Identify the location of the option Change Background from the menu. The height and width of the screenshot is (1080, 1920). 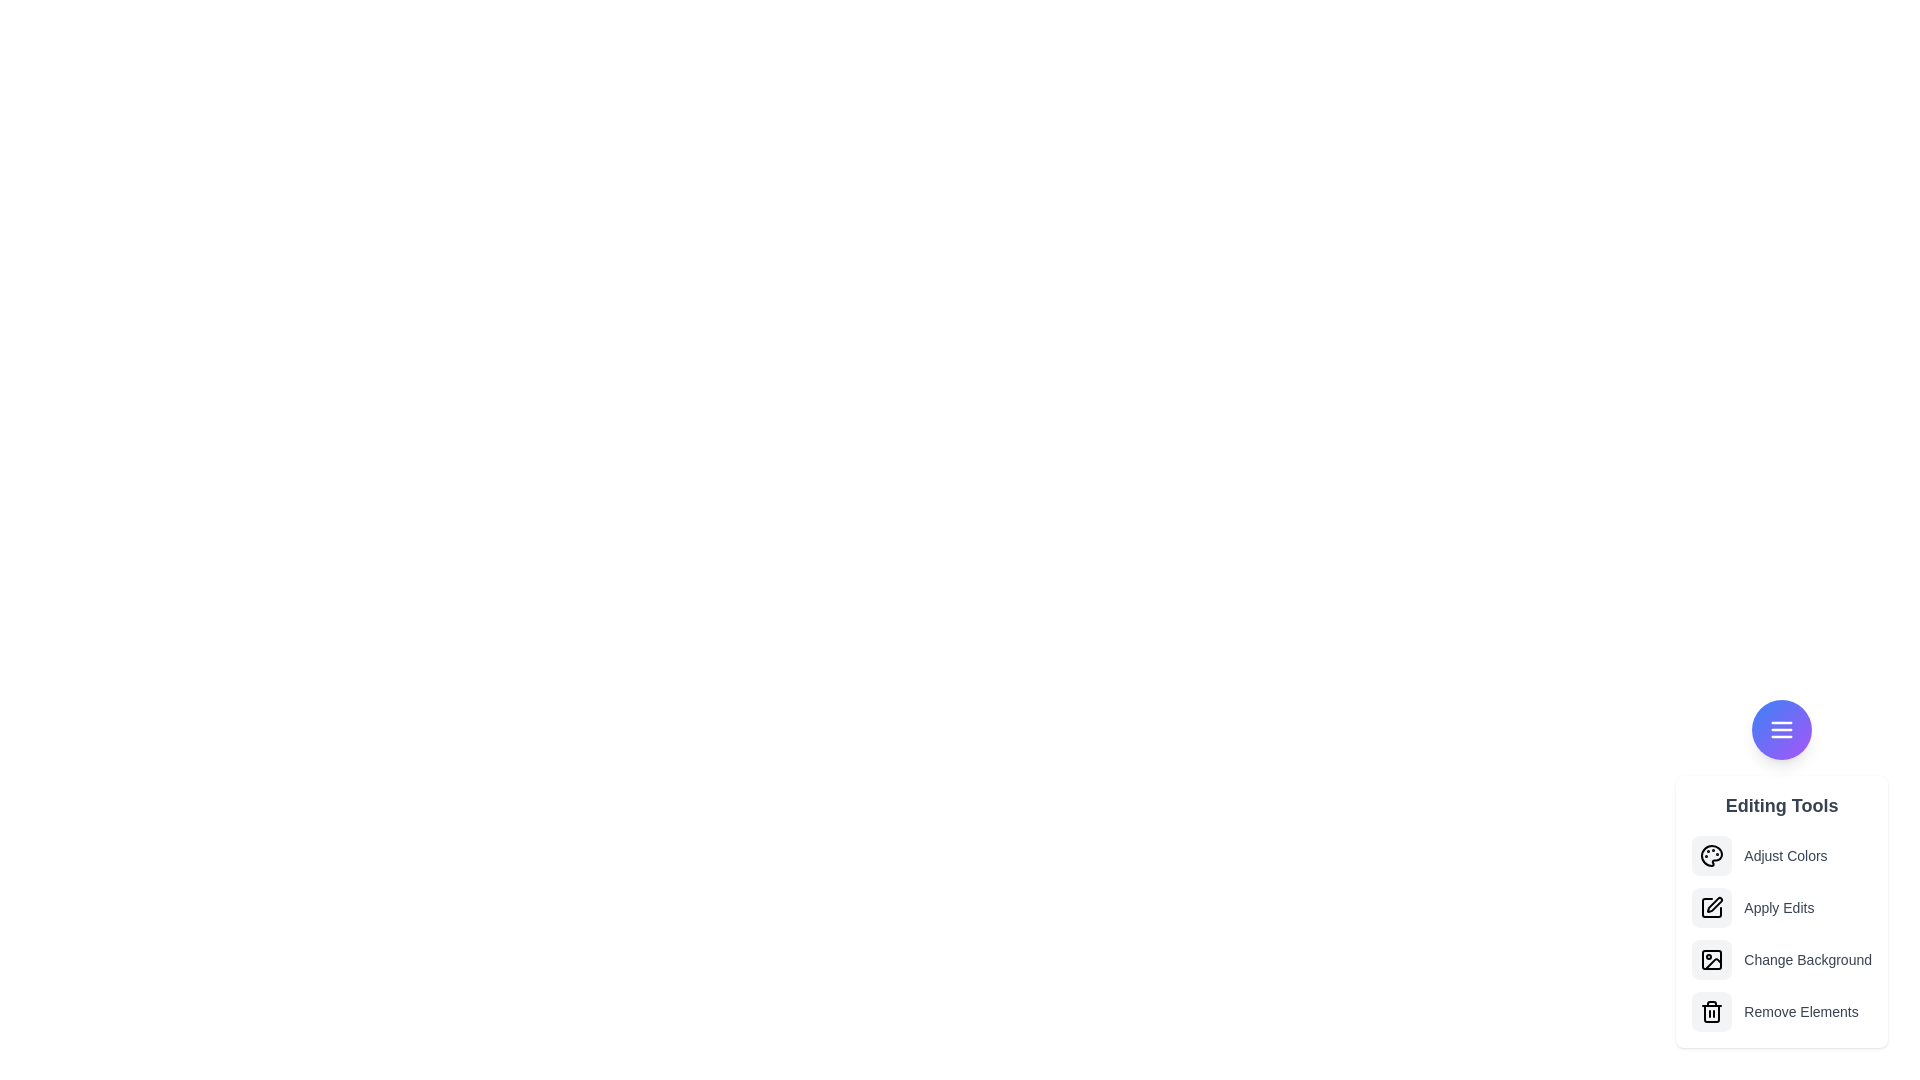
(1711, 959).